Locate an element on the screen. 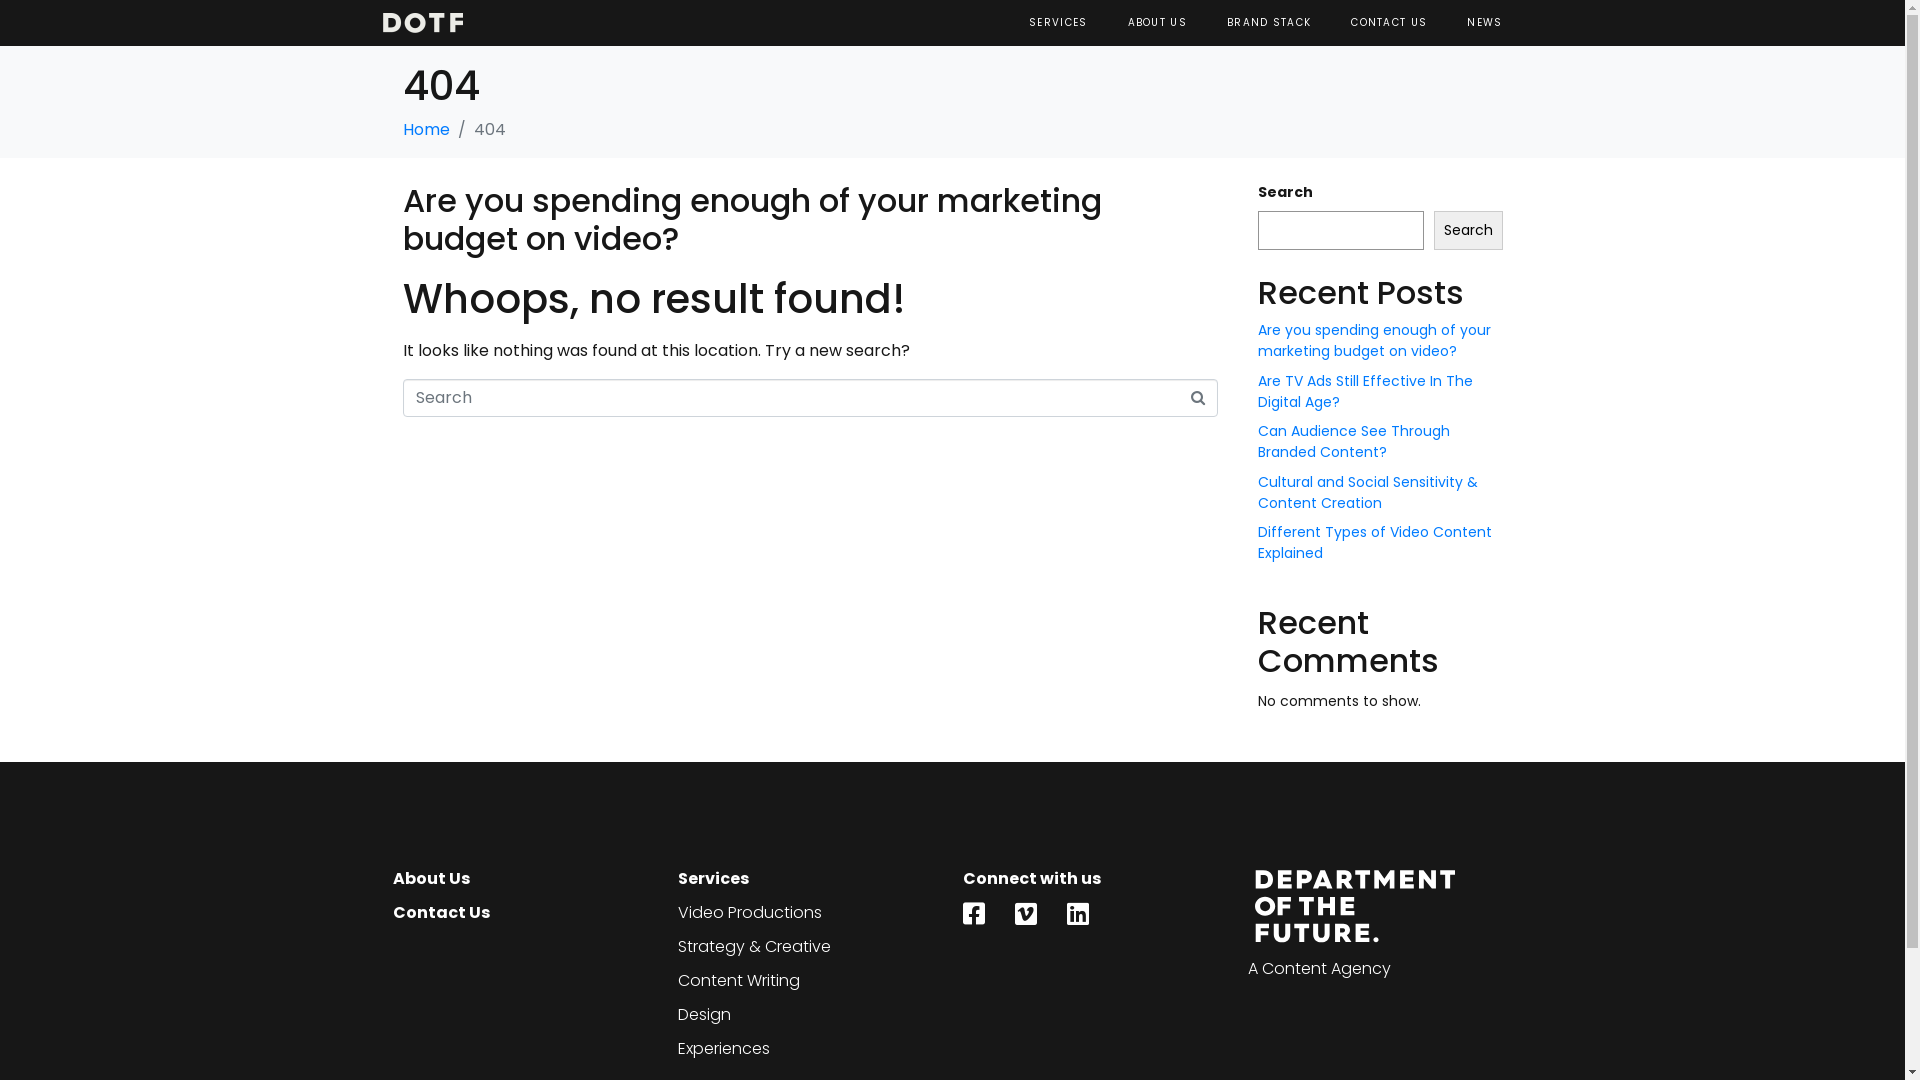 The width and height of the screenshot is (1920, 1080). 'Video Productions' is located at coordinates (810, 913).